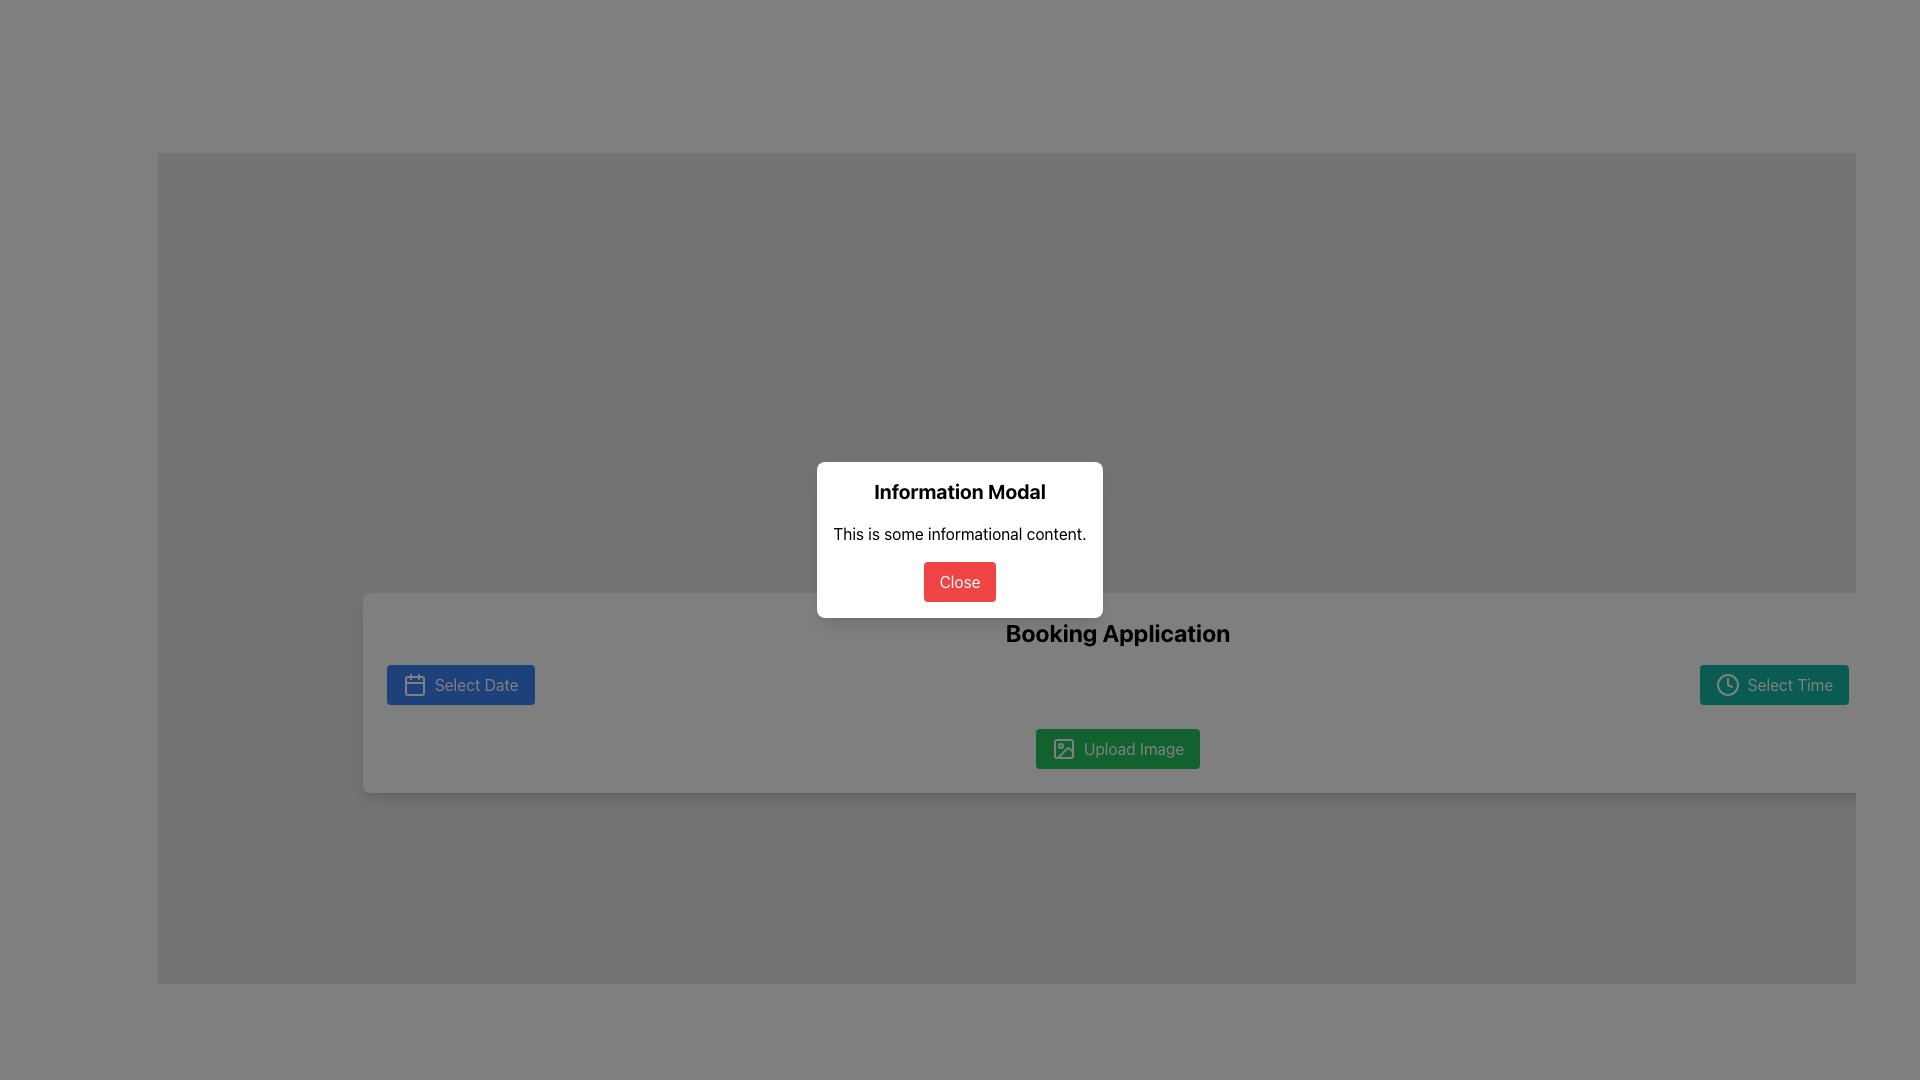 The height and width of the screenshot is (1080, 1920). Describe the element at coordinates (413, 684) in the screenshot. I see `the calendar icon located on the left side of the 'Select Date' button to interact with the button` at that location.